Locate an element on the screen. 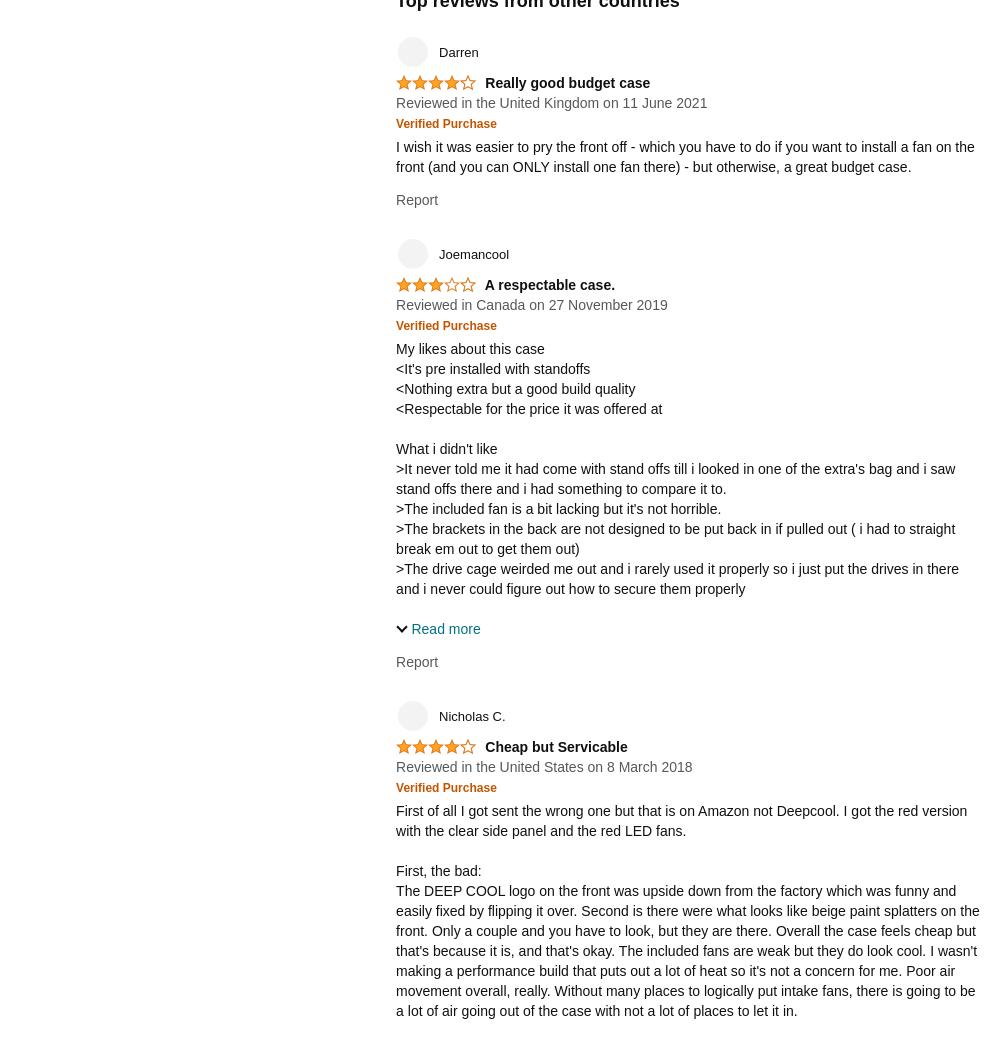 The width and height of the screenshot is (1000, 1044). 'Reviewed in the United Kingdom on 11 June 2021' is located at coordinates (551, 101).